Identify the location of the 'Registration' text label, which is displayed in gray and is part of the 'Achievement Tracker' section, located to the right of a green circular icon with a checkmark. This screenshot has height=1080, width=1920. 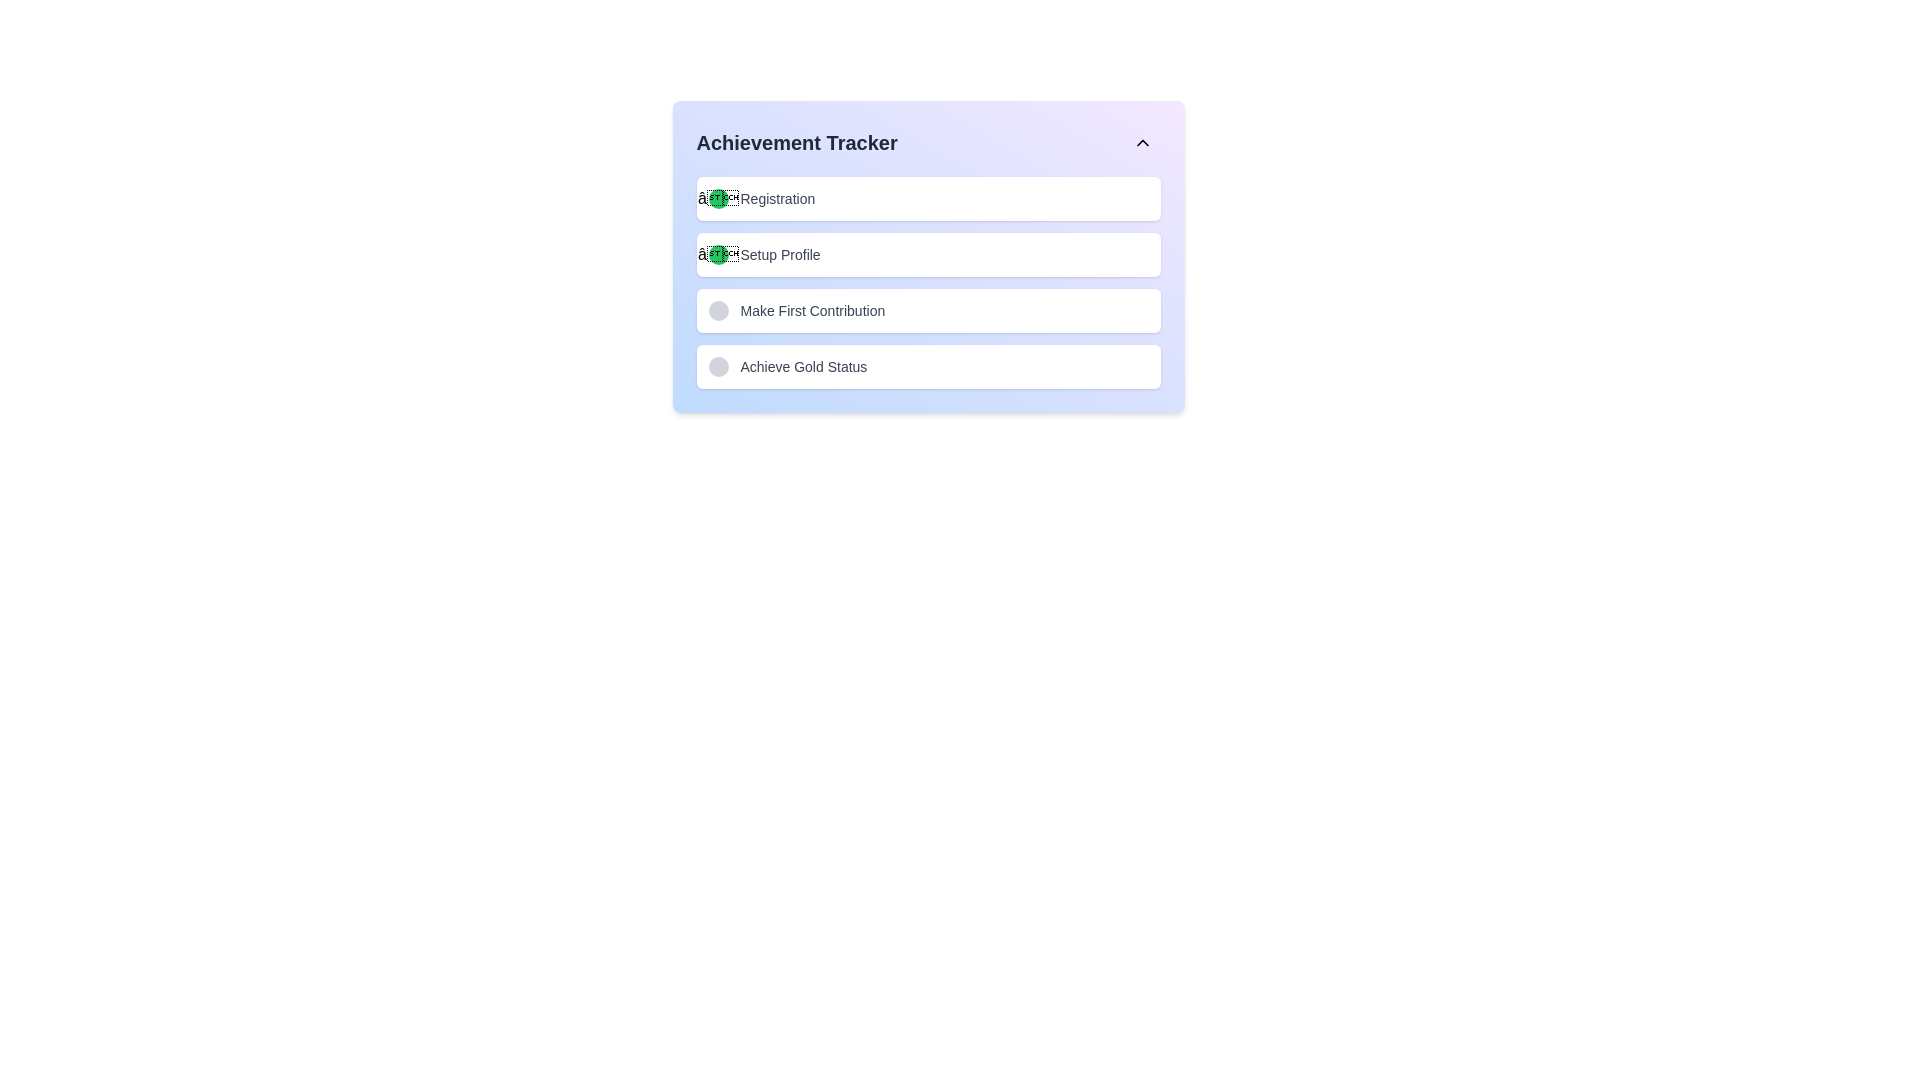
(776, 199).